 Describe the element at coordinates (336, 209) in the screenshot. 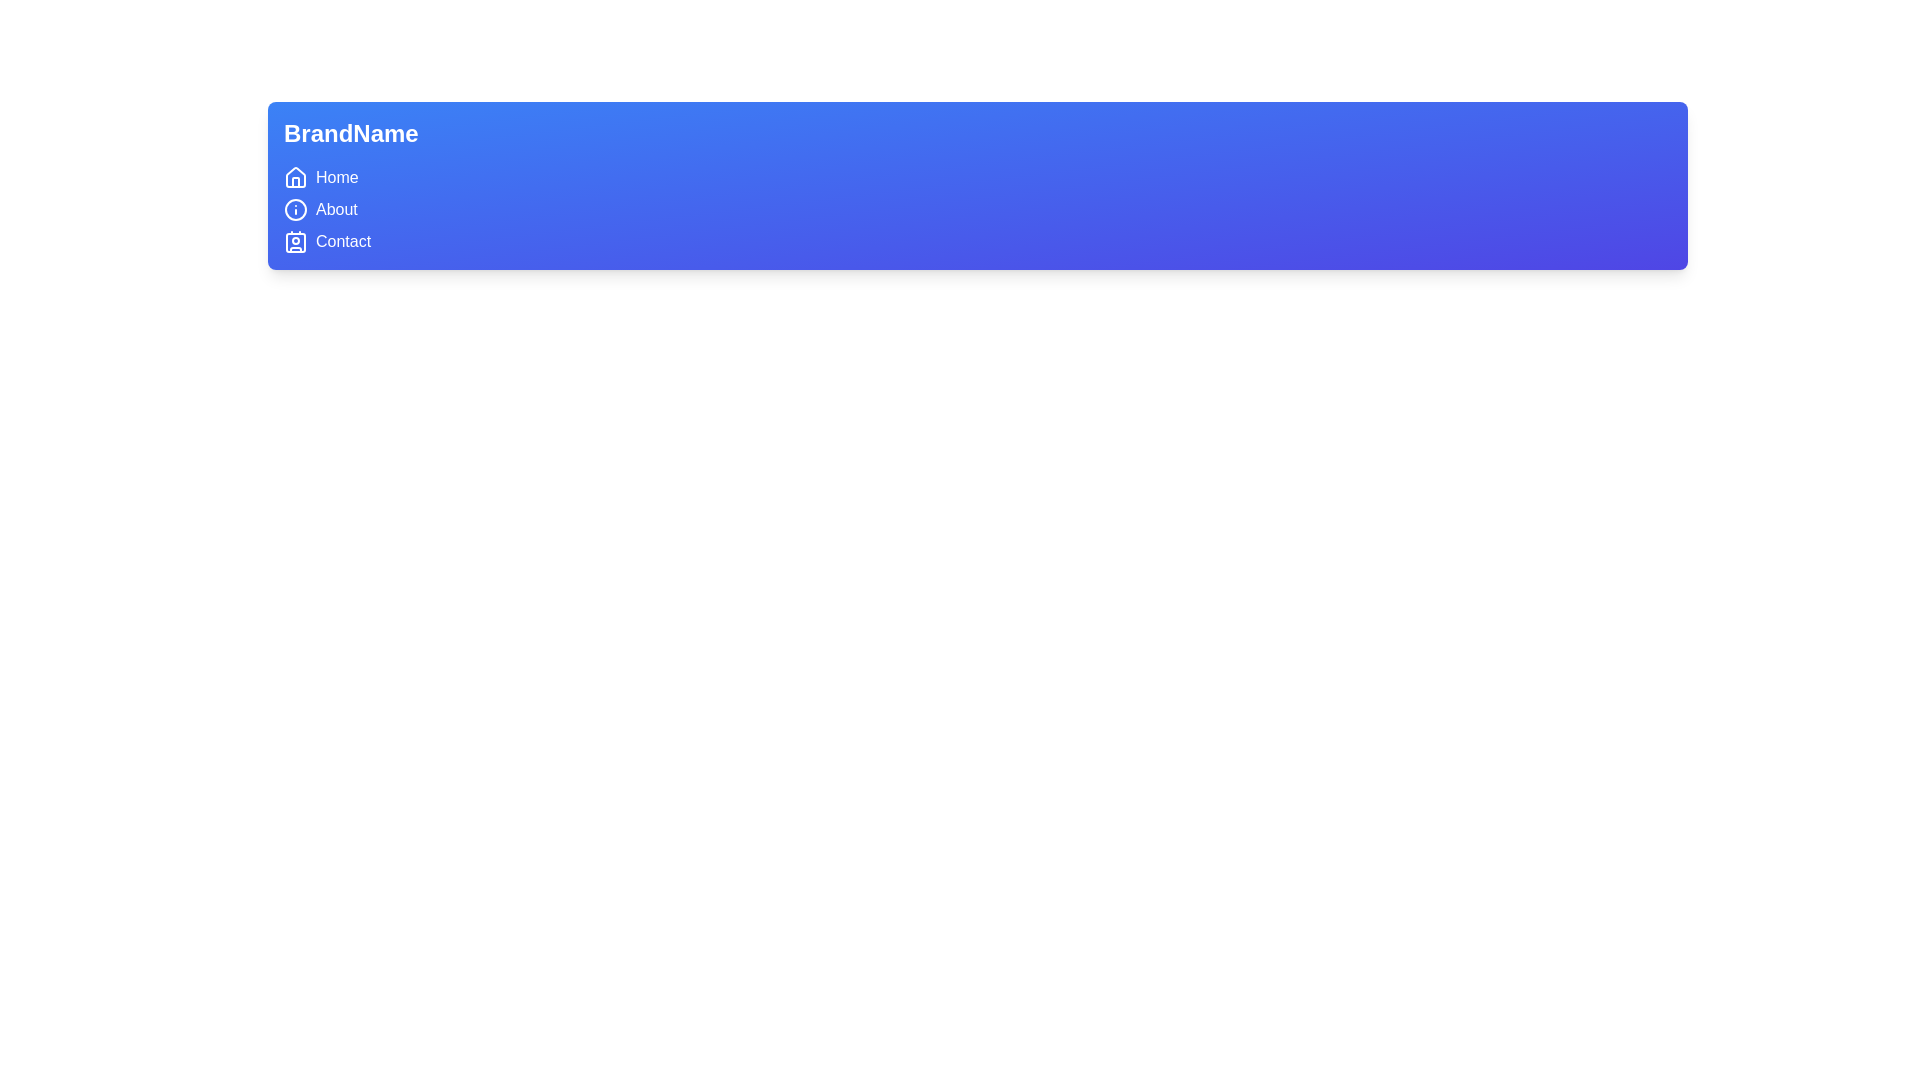

I see `the 'About' text link in the sidebar navigation menu` at that location.